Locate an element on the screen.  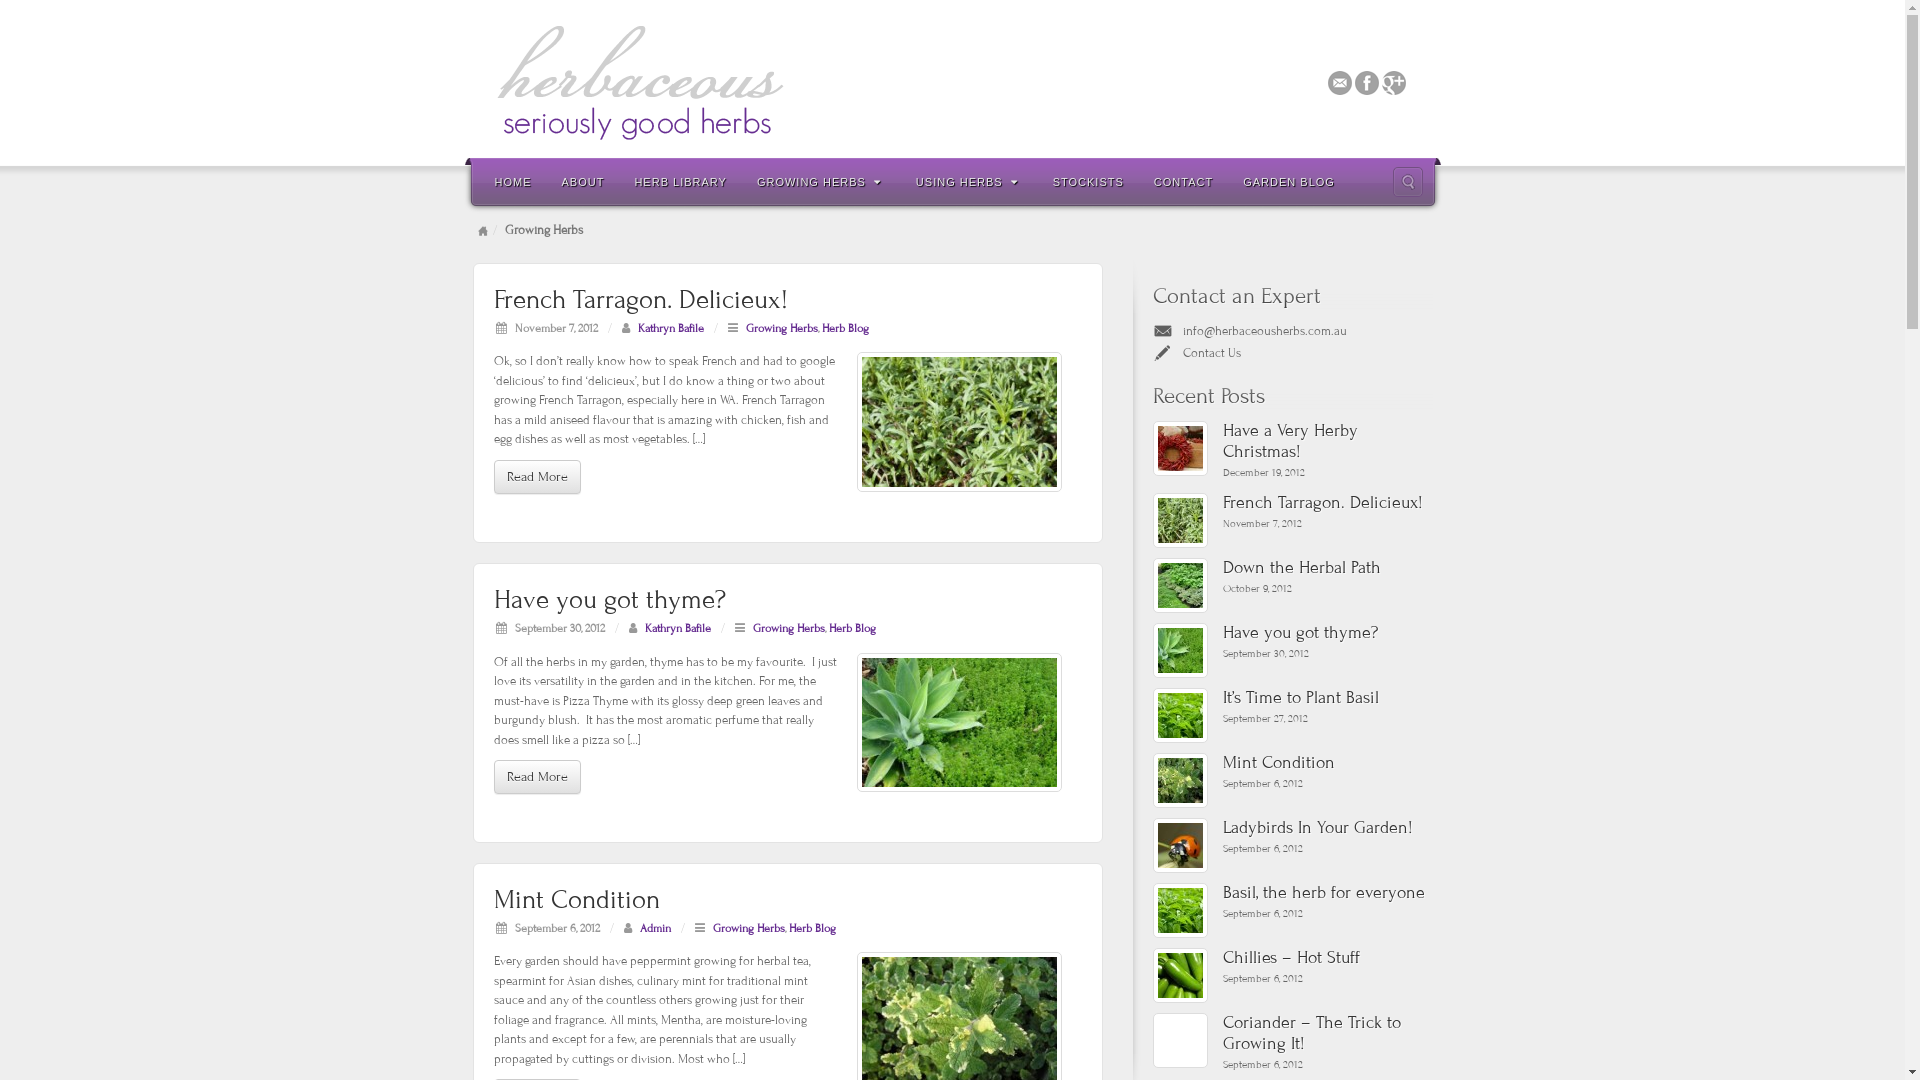
'USING HERBS' is located at coordinates (900, 181).